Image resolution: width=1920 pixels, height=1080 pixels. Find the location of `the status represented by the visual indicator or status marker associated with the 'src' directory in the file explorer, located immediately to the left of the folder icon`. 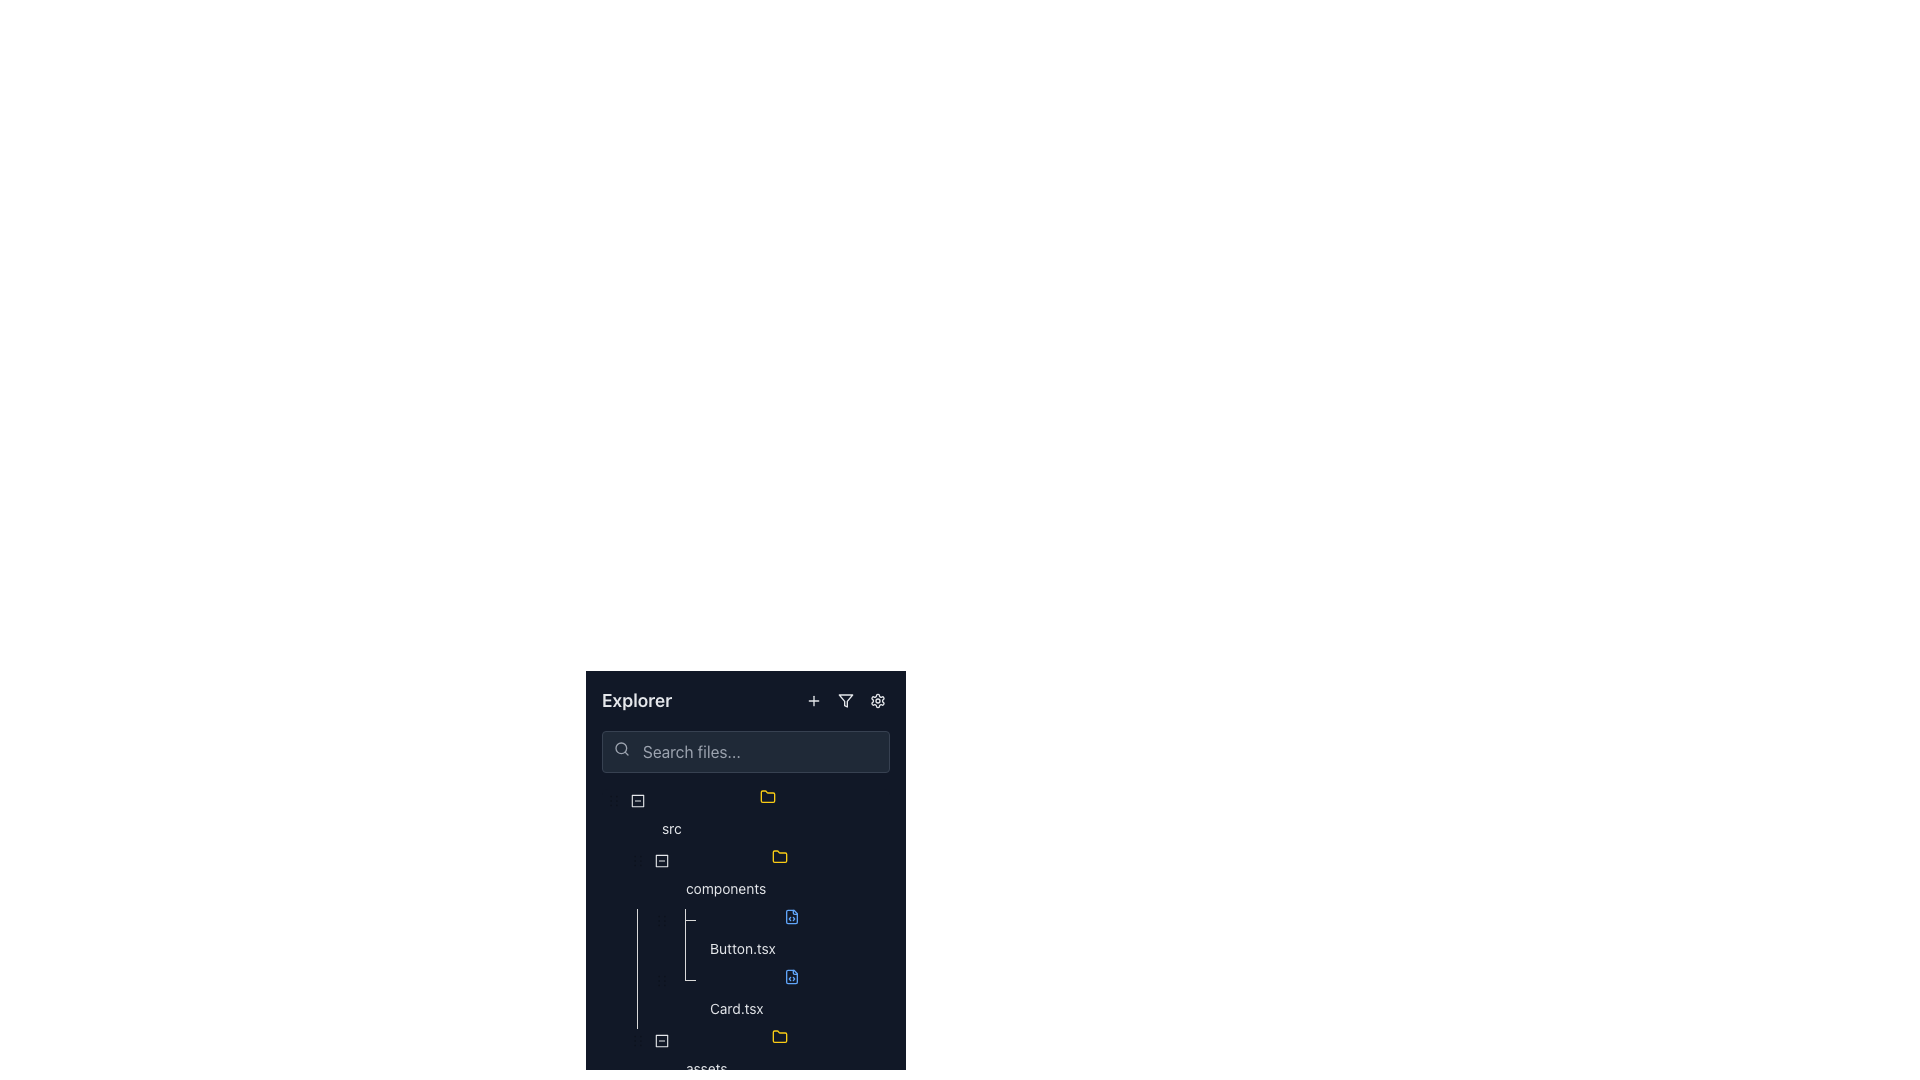

the status represented by the visual indicator or status marker associated with the 'src' directory in the file explorer, located immediately to the left of the folder icon is located at coordinates (637, 859).